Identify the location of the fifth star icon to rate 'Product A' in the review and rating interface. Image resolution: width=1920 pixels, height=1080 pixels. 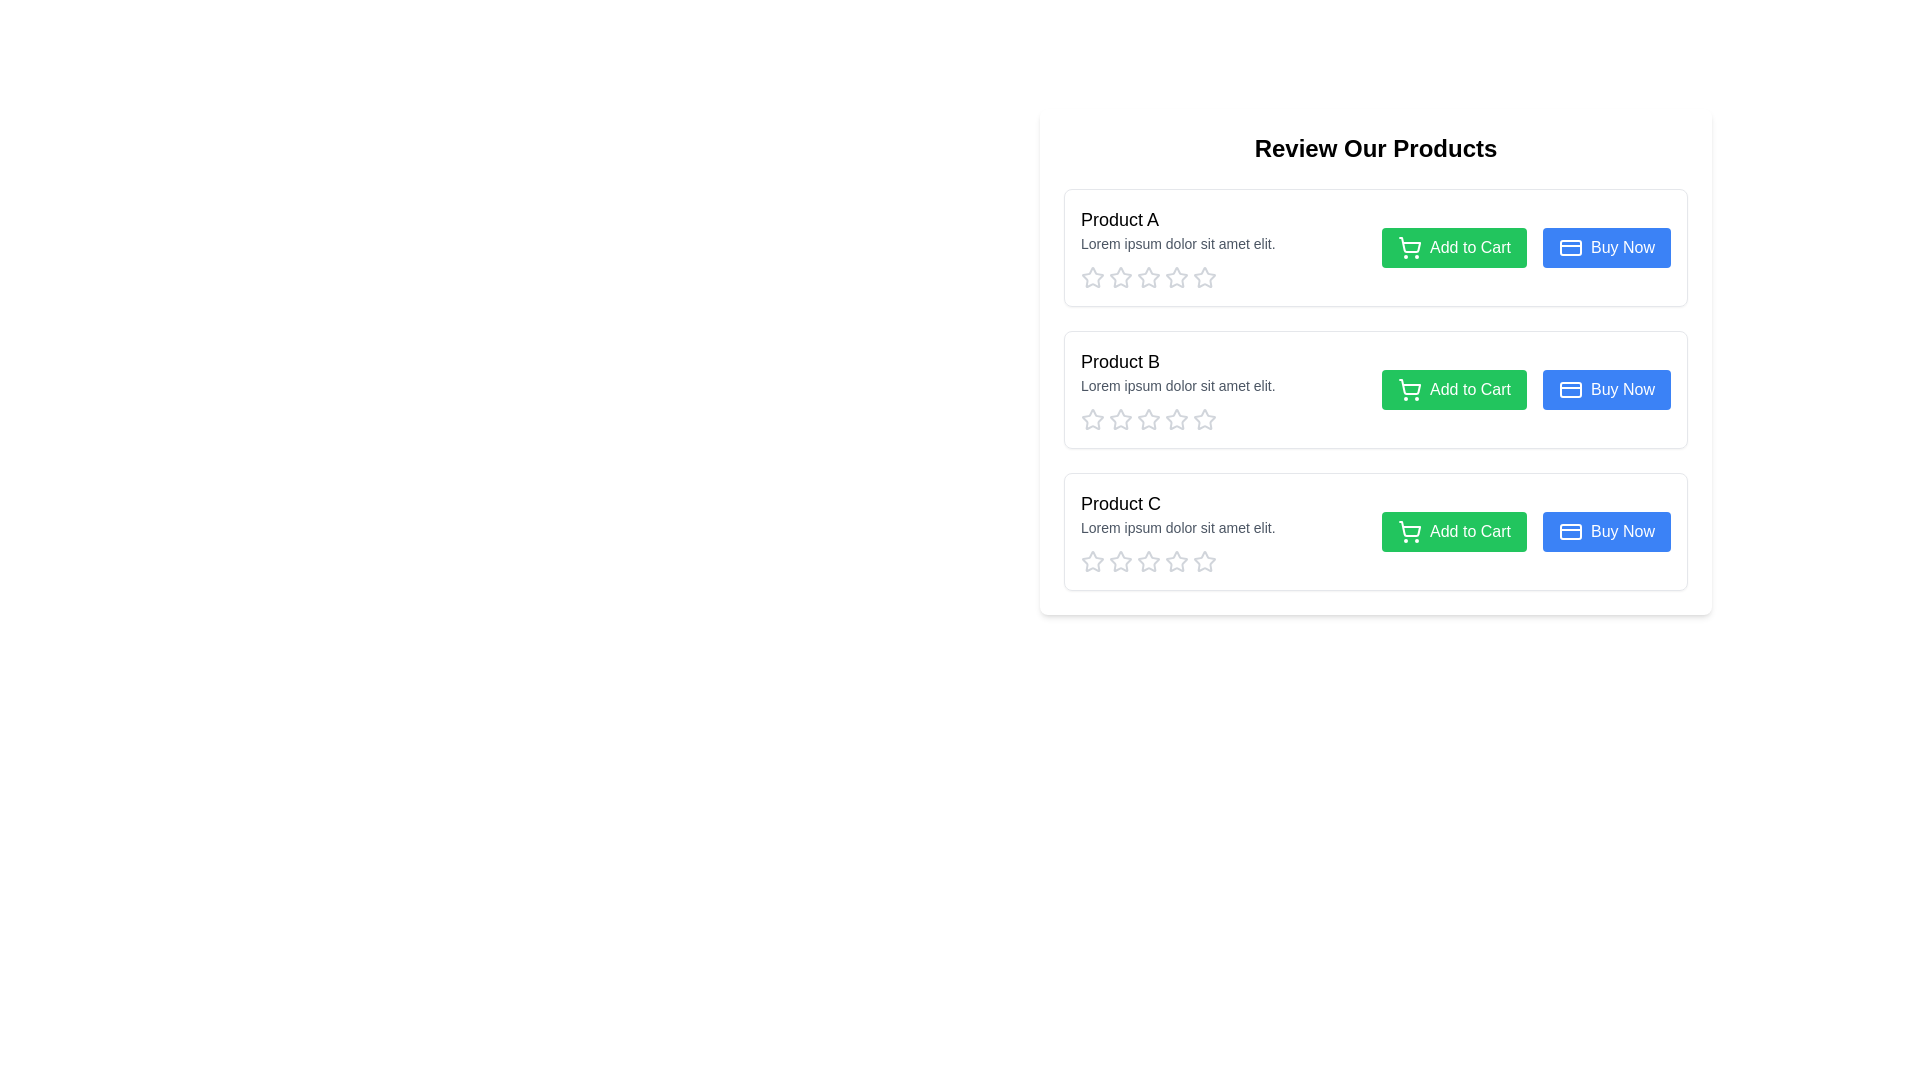
(1203, 277).